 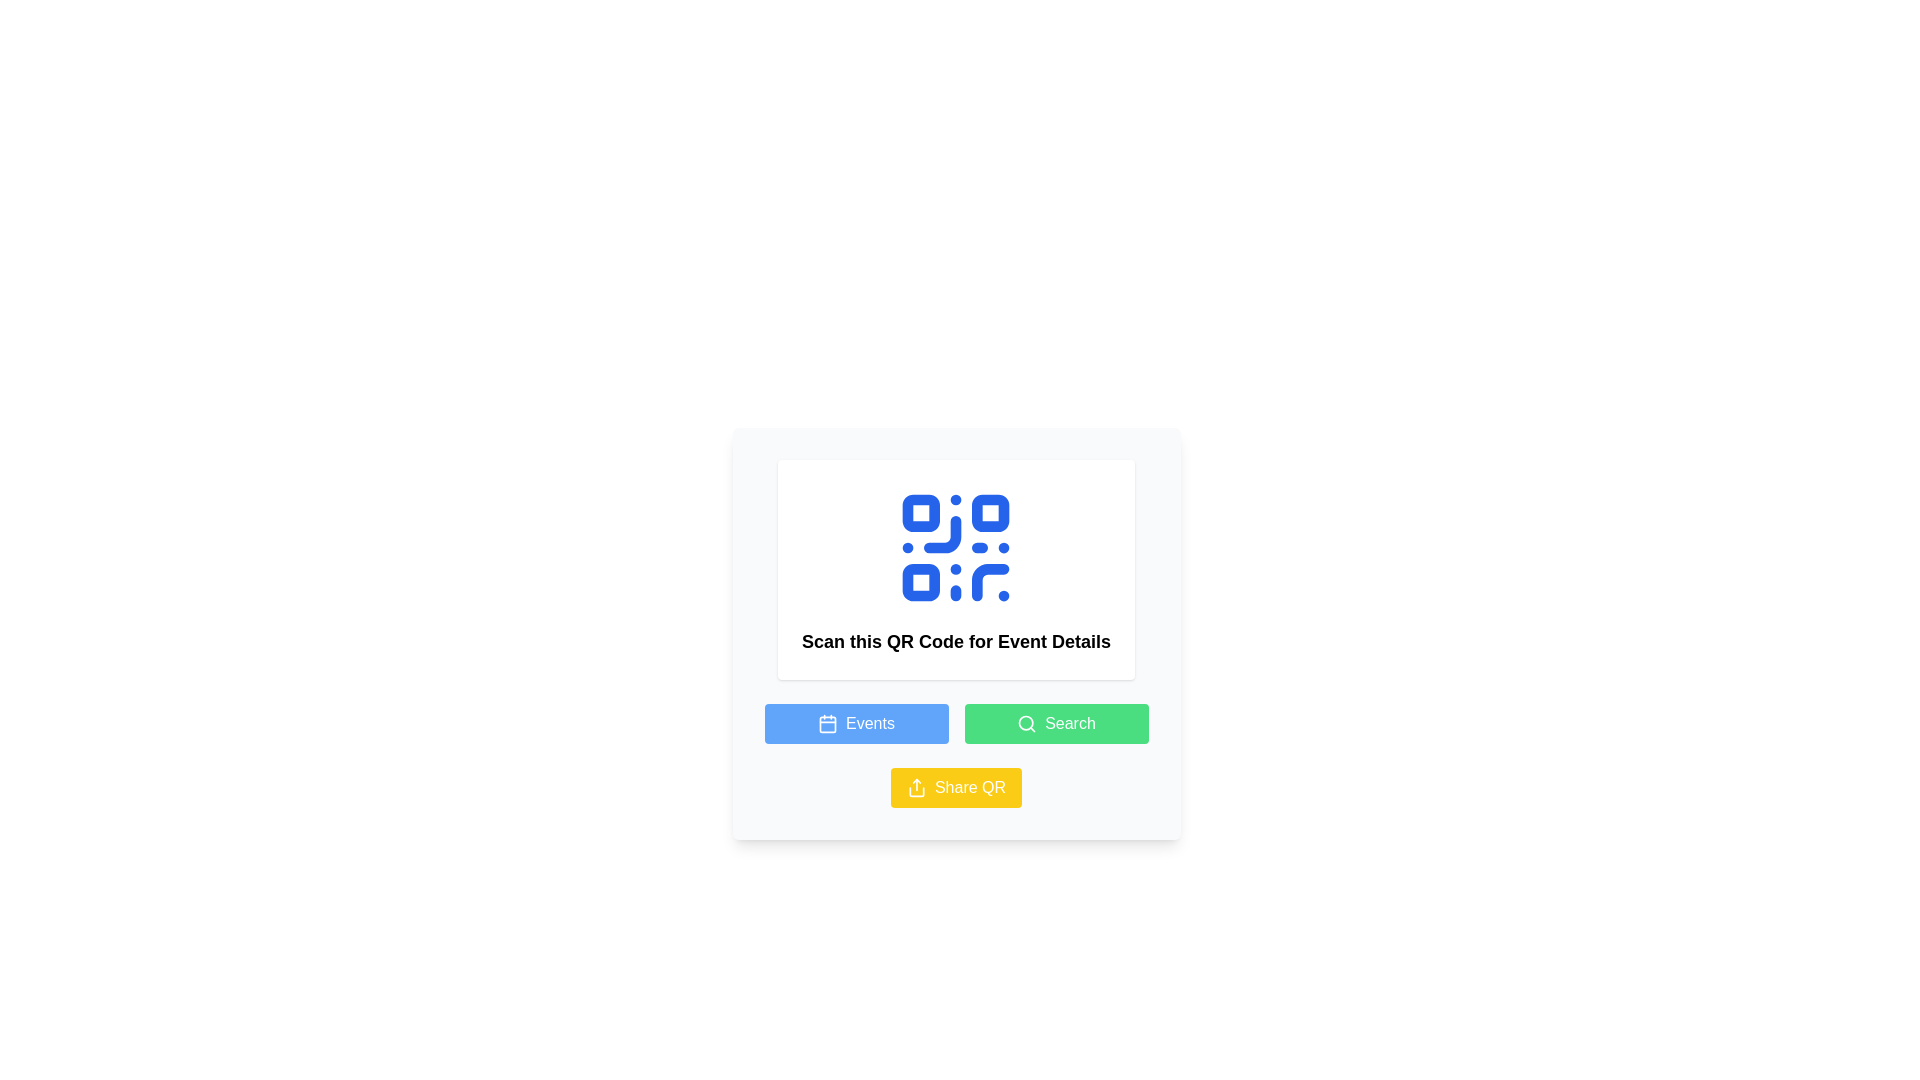 What do you see at coordinates (828, 724) in the screenshot?
I see `the calendar icon which is styled with a rounded outer rectangle and features a two-top bar pattern, located inside the blue 'Events' button` at bounding box center [828, 724].